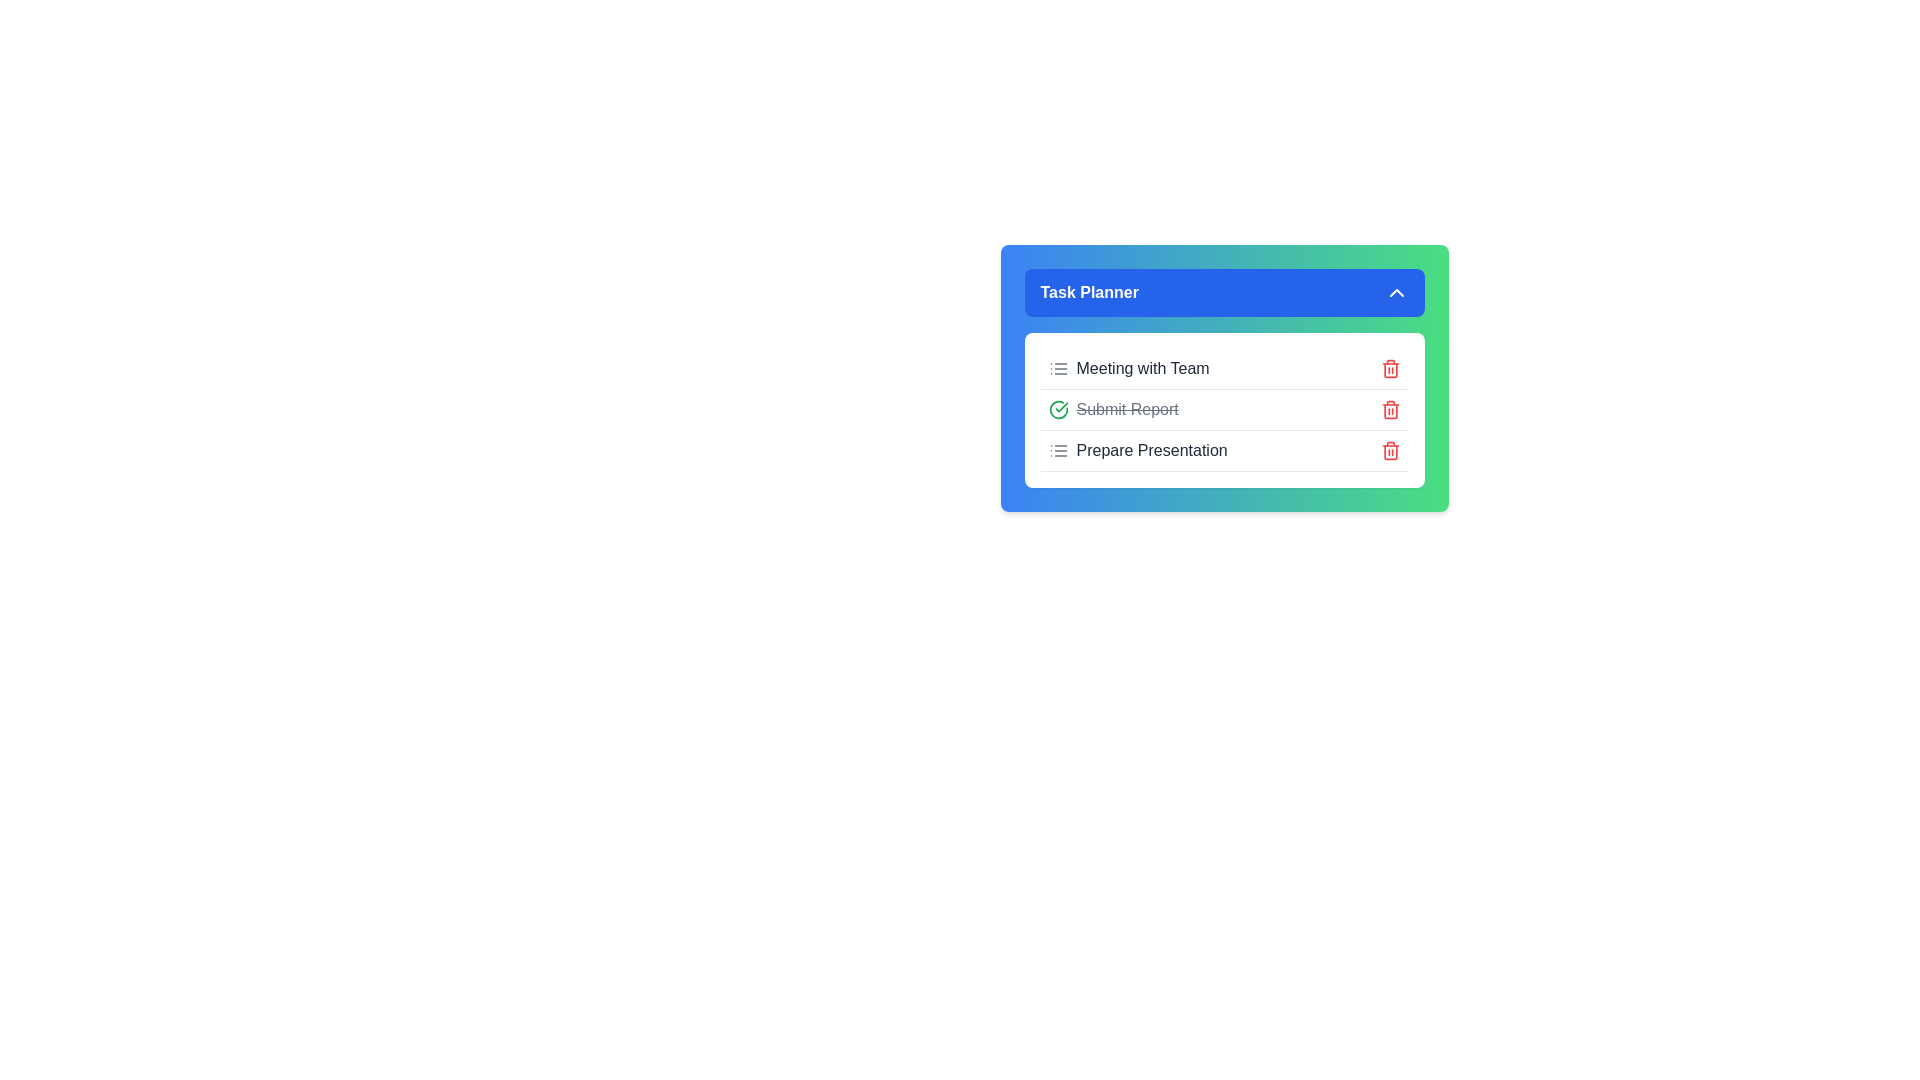 This screenshot has height=1080, width=1920. What do you see at coordinates (1389, 369) in the screenshot?
I see `the delete icon for the task titled 'Meeting with Team'` at bounding box center [1389, 369].